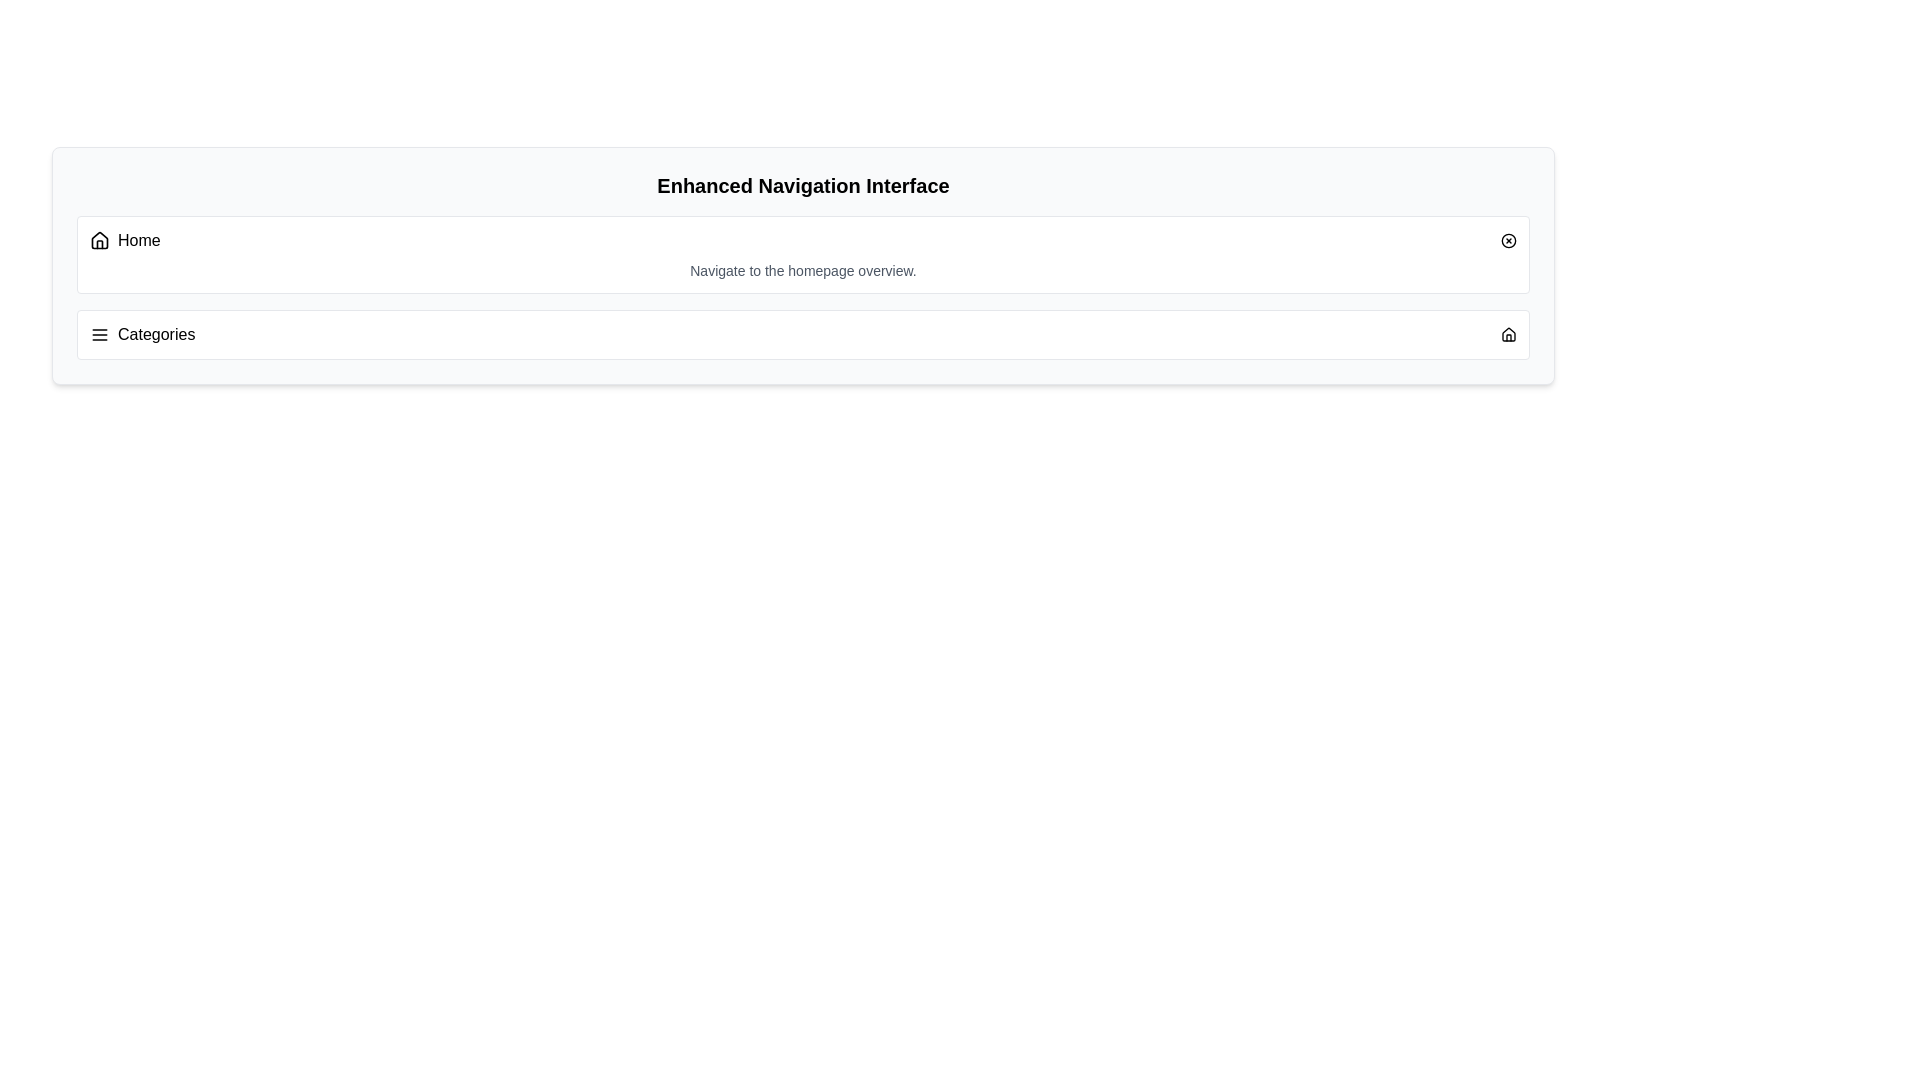 Image resolution: width=1920 pixels, height=1080 pixels. What do you see at coordinates (803, 334) in the screenshot?
I see `the 'Categories' panel/button, which has a white background, rounded corners, and a border, located below the 'Home' panel` at bounding box center [803, 334].